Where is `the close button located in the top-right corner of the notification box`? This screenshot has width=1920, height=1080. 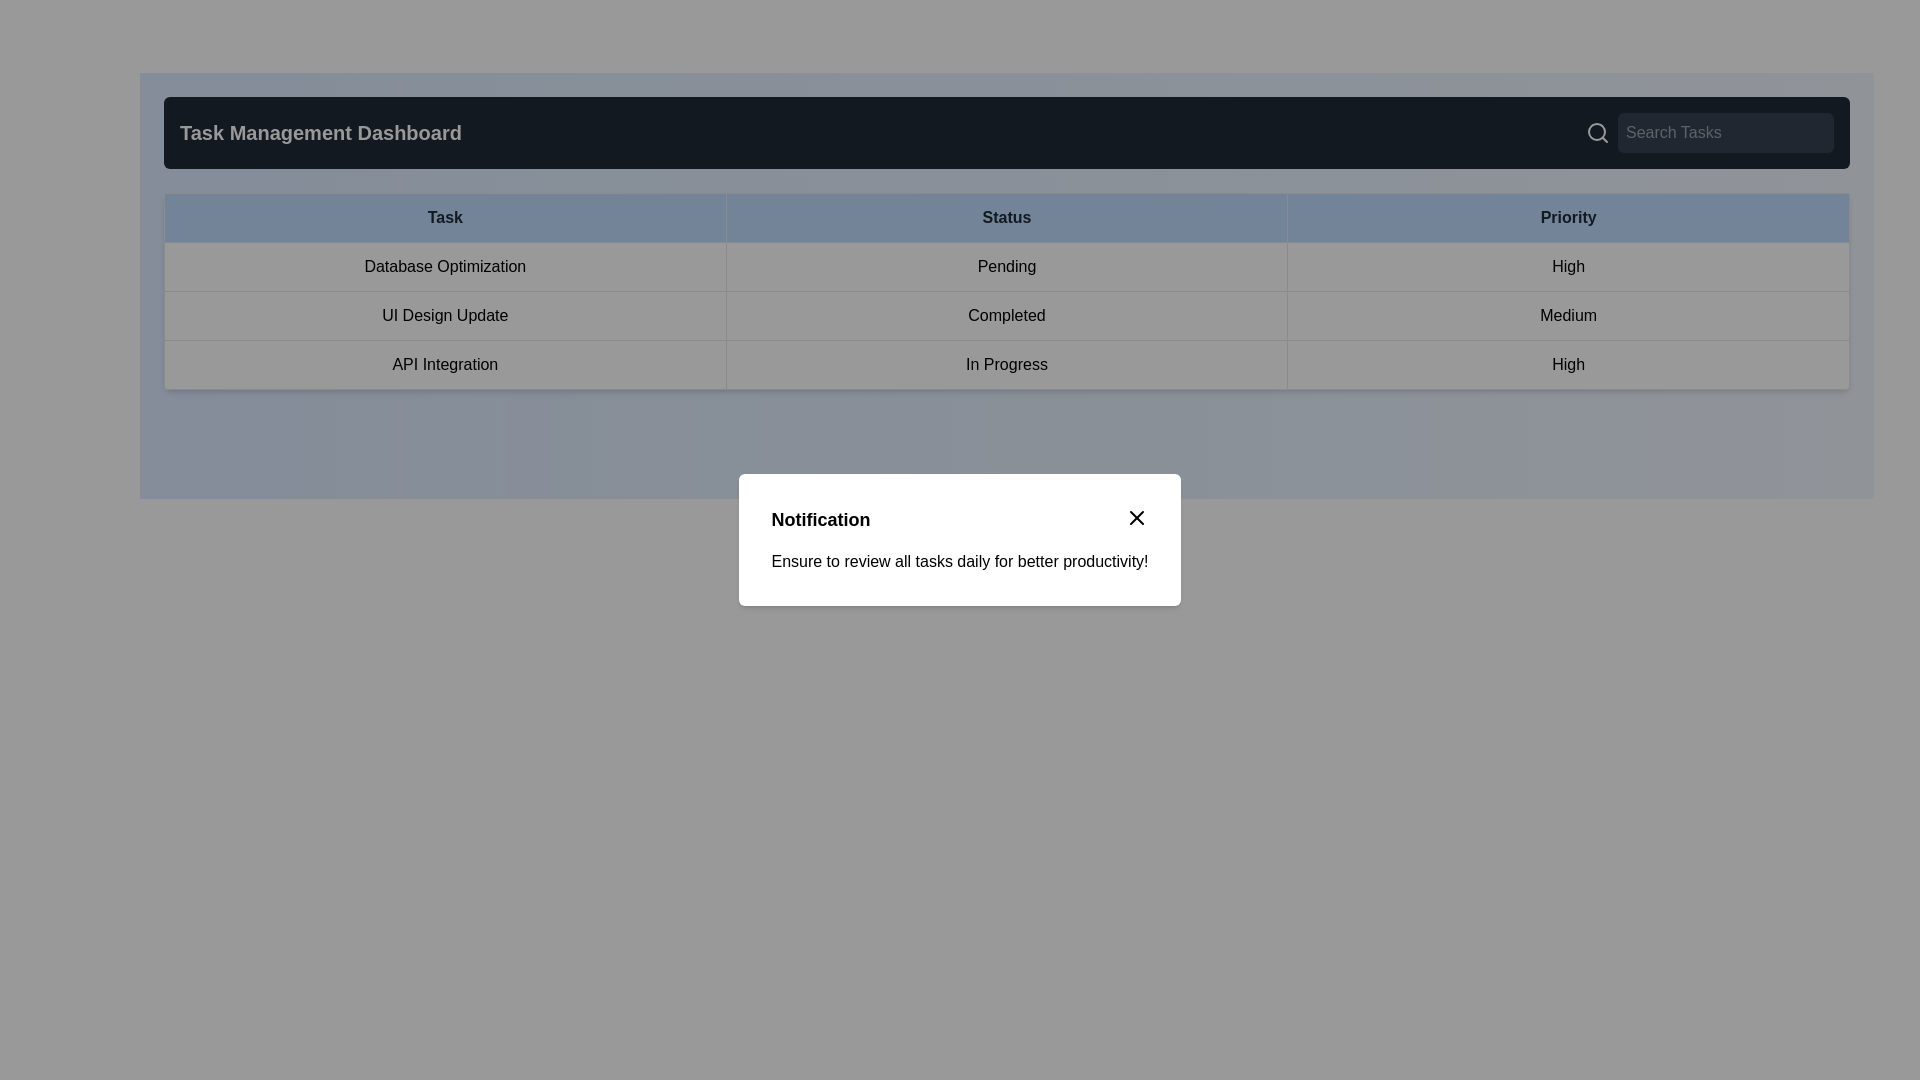 the close button located in the top-right corner of the notification box is located at coordinates (1136, 516).